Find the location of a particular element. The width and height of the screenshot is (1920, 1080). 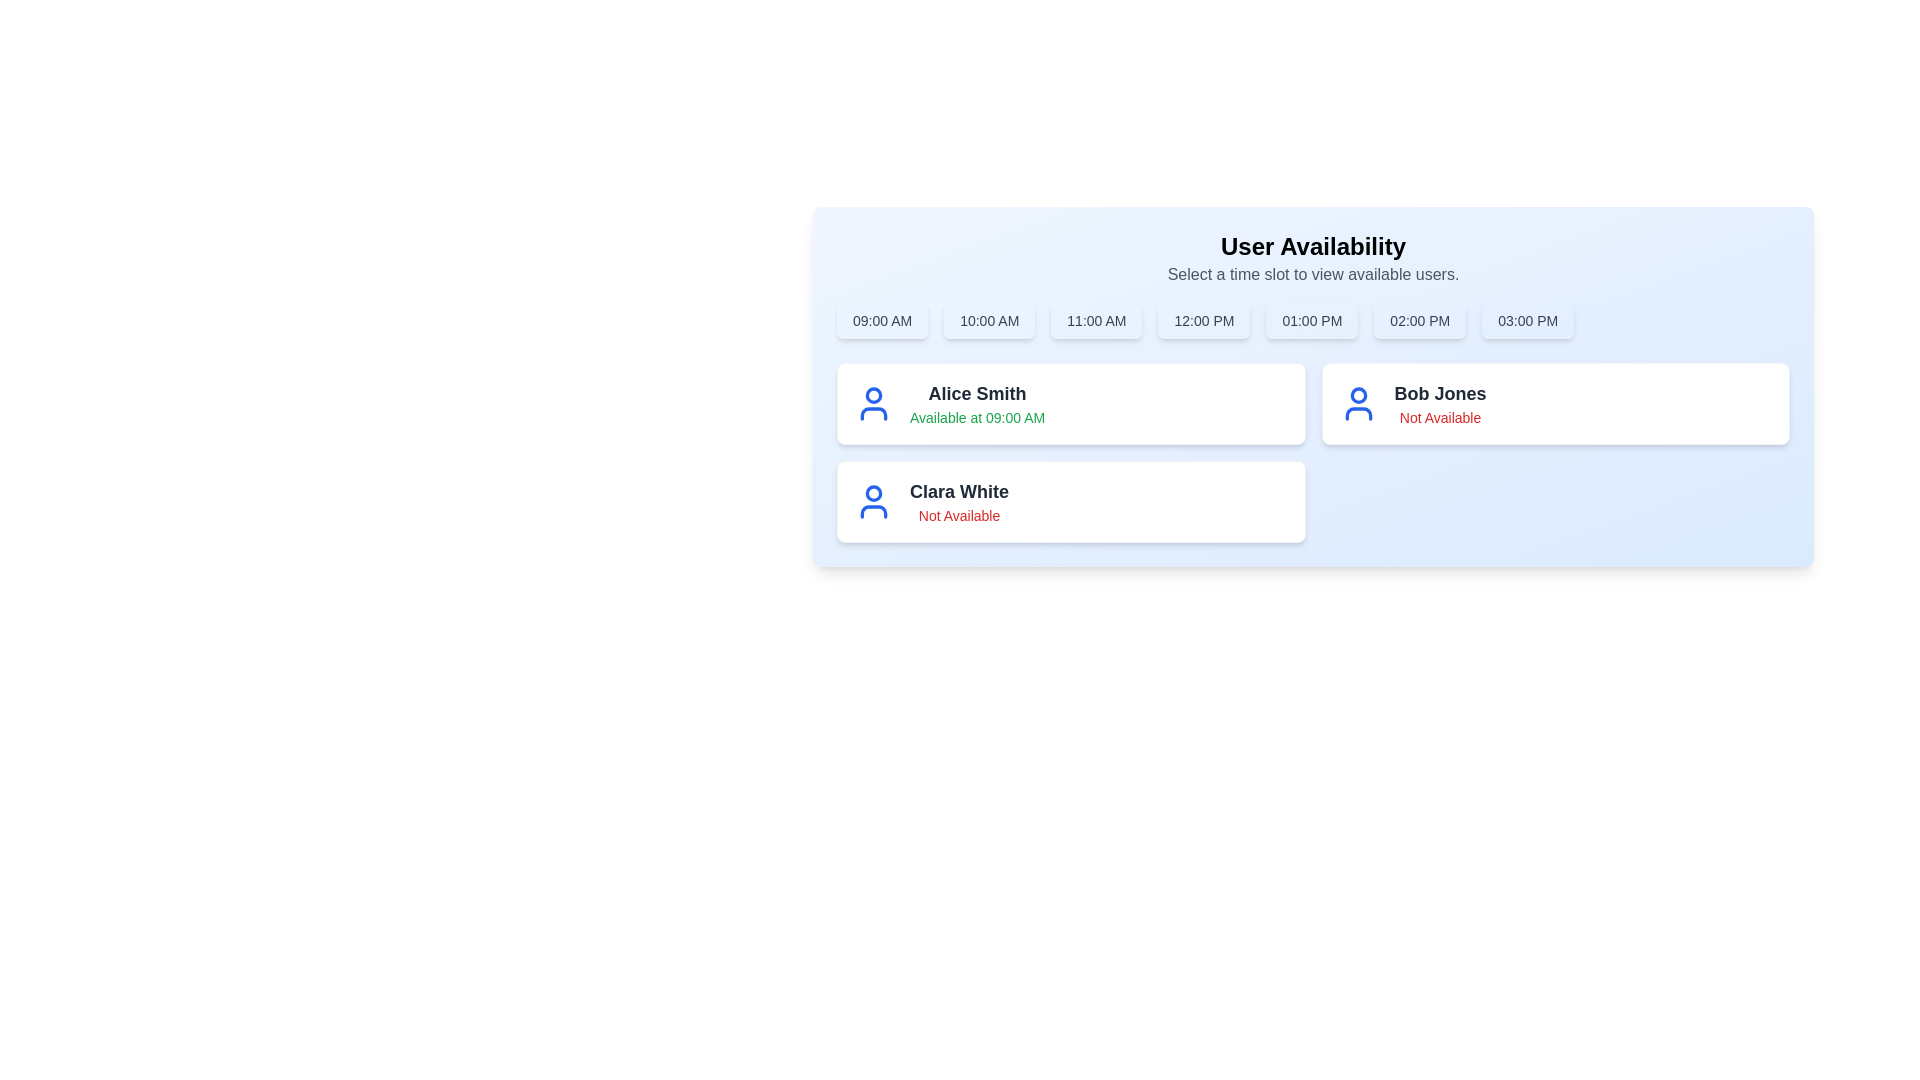

the circular head portion of the avatar icon for the user 'Bob Jones' in the user availability list is located at coordinates (1358, 395).